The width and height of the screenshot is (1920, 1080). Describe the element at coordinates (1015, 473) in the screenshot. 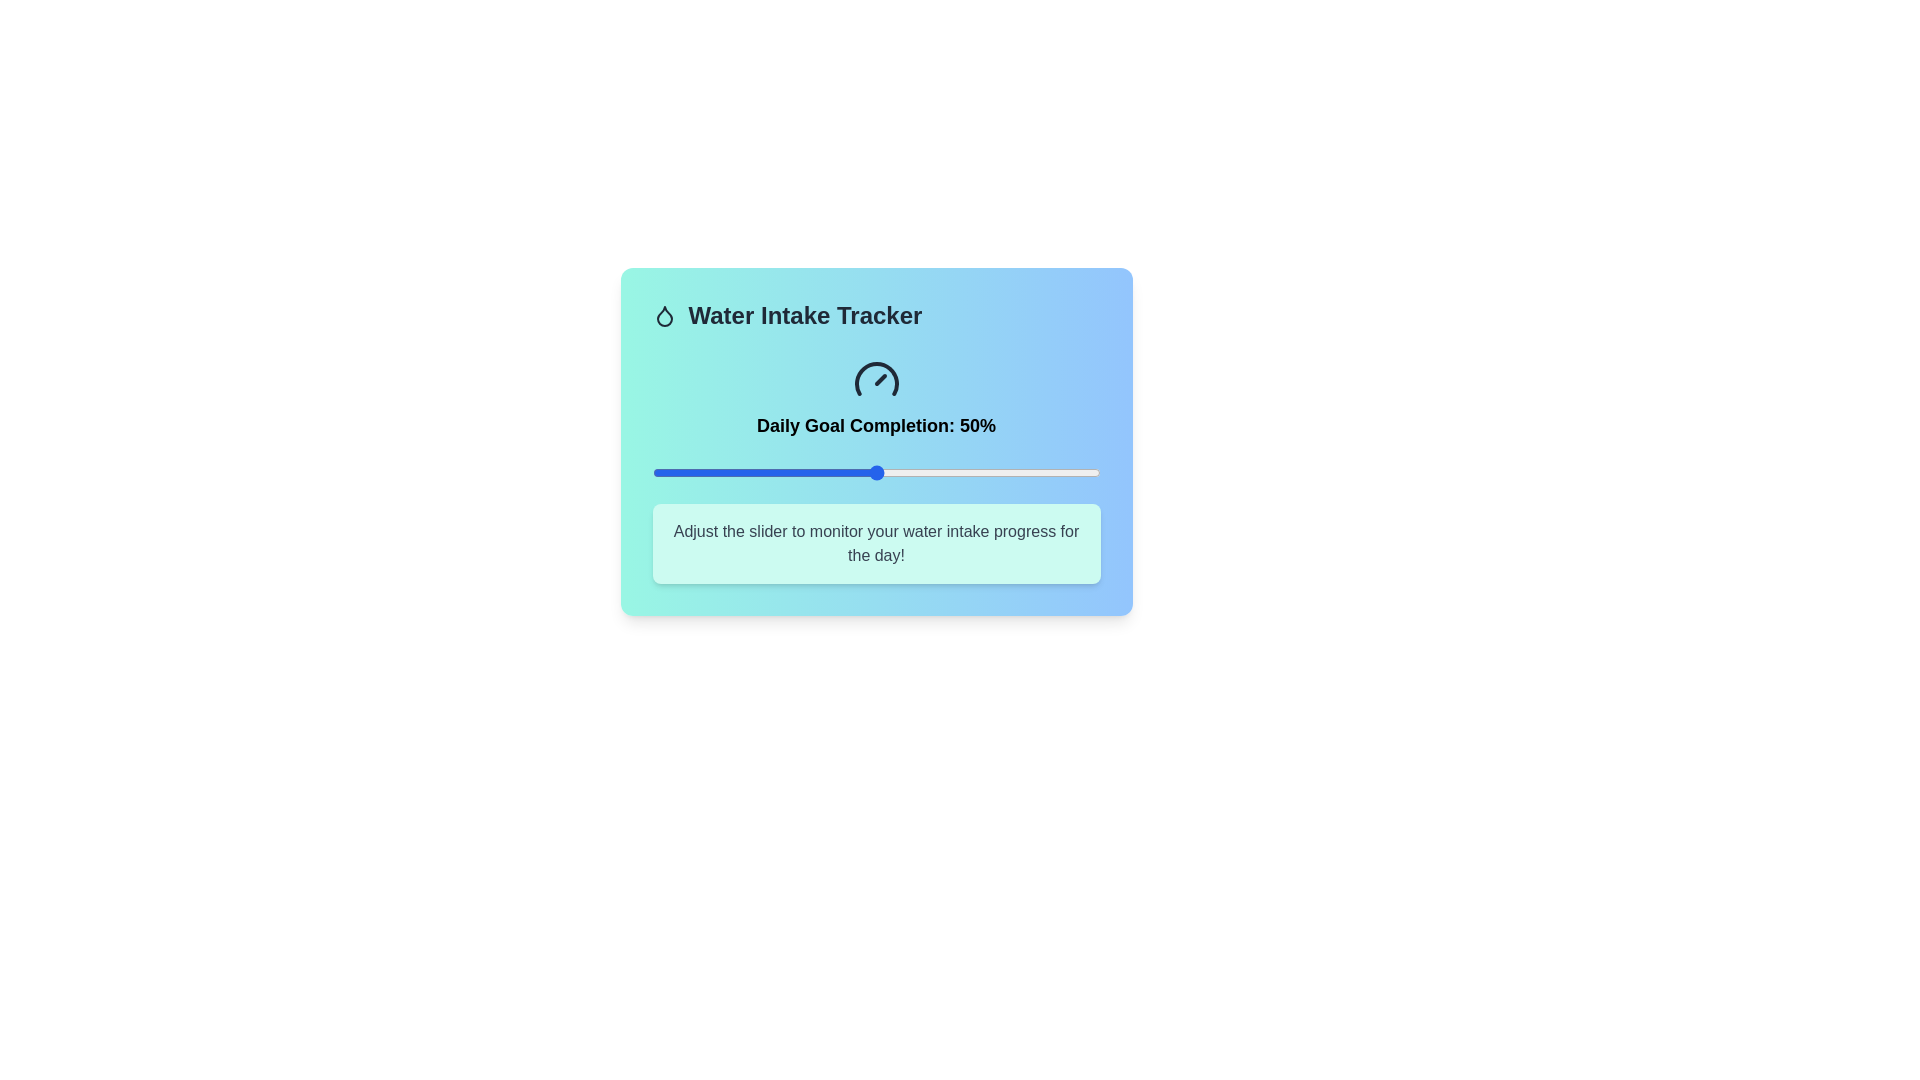

I see `the water intake tracker slider to 81%` at that location.